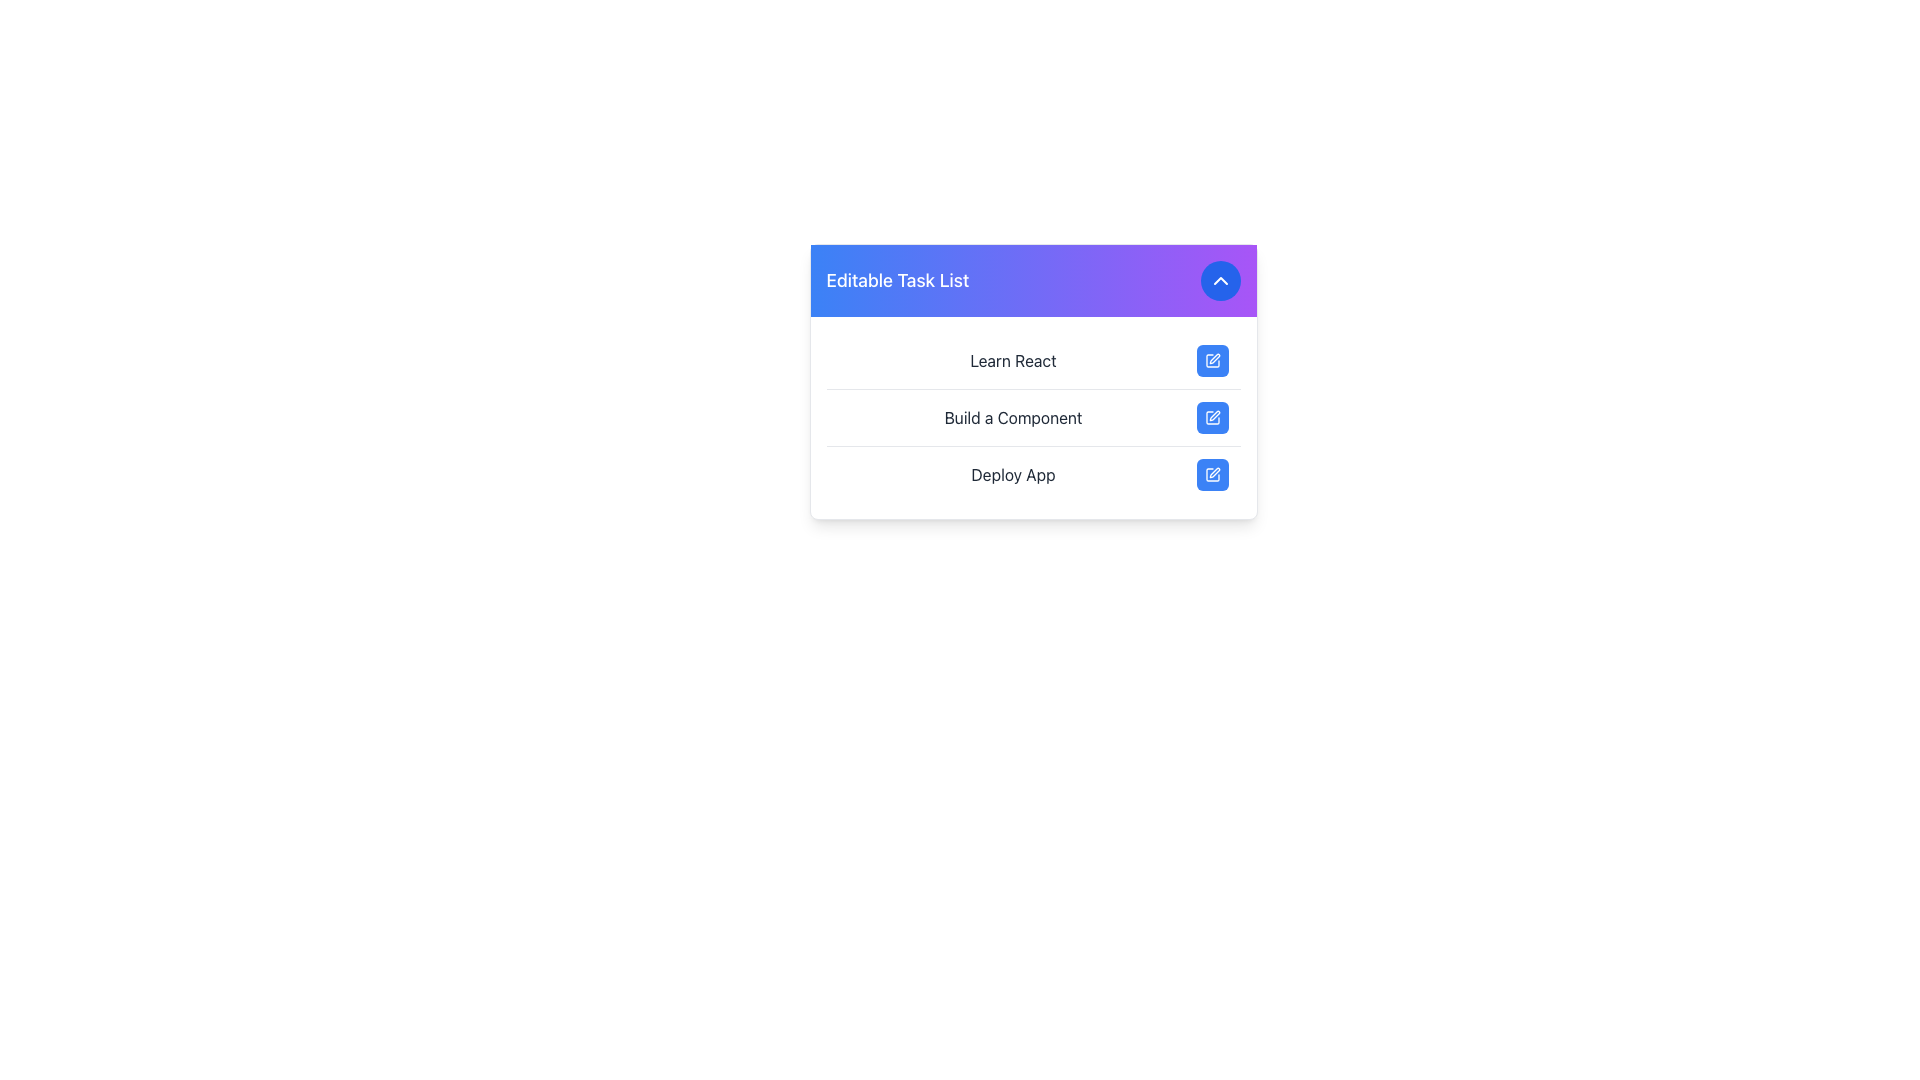  I want to click on the static text element displaying 'Build a Component', which is the second item in a vertical list of tasks, so click(1013, 416).